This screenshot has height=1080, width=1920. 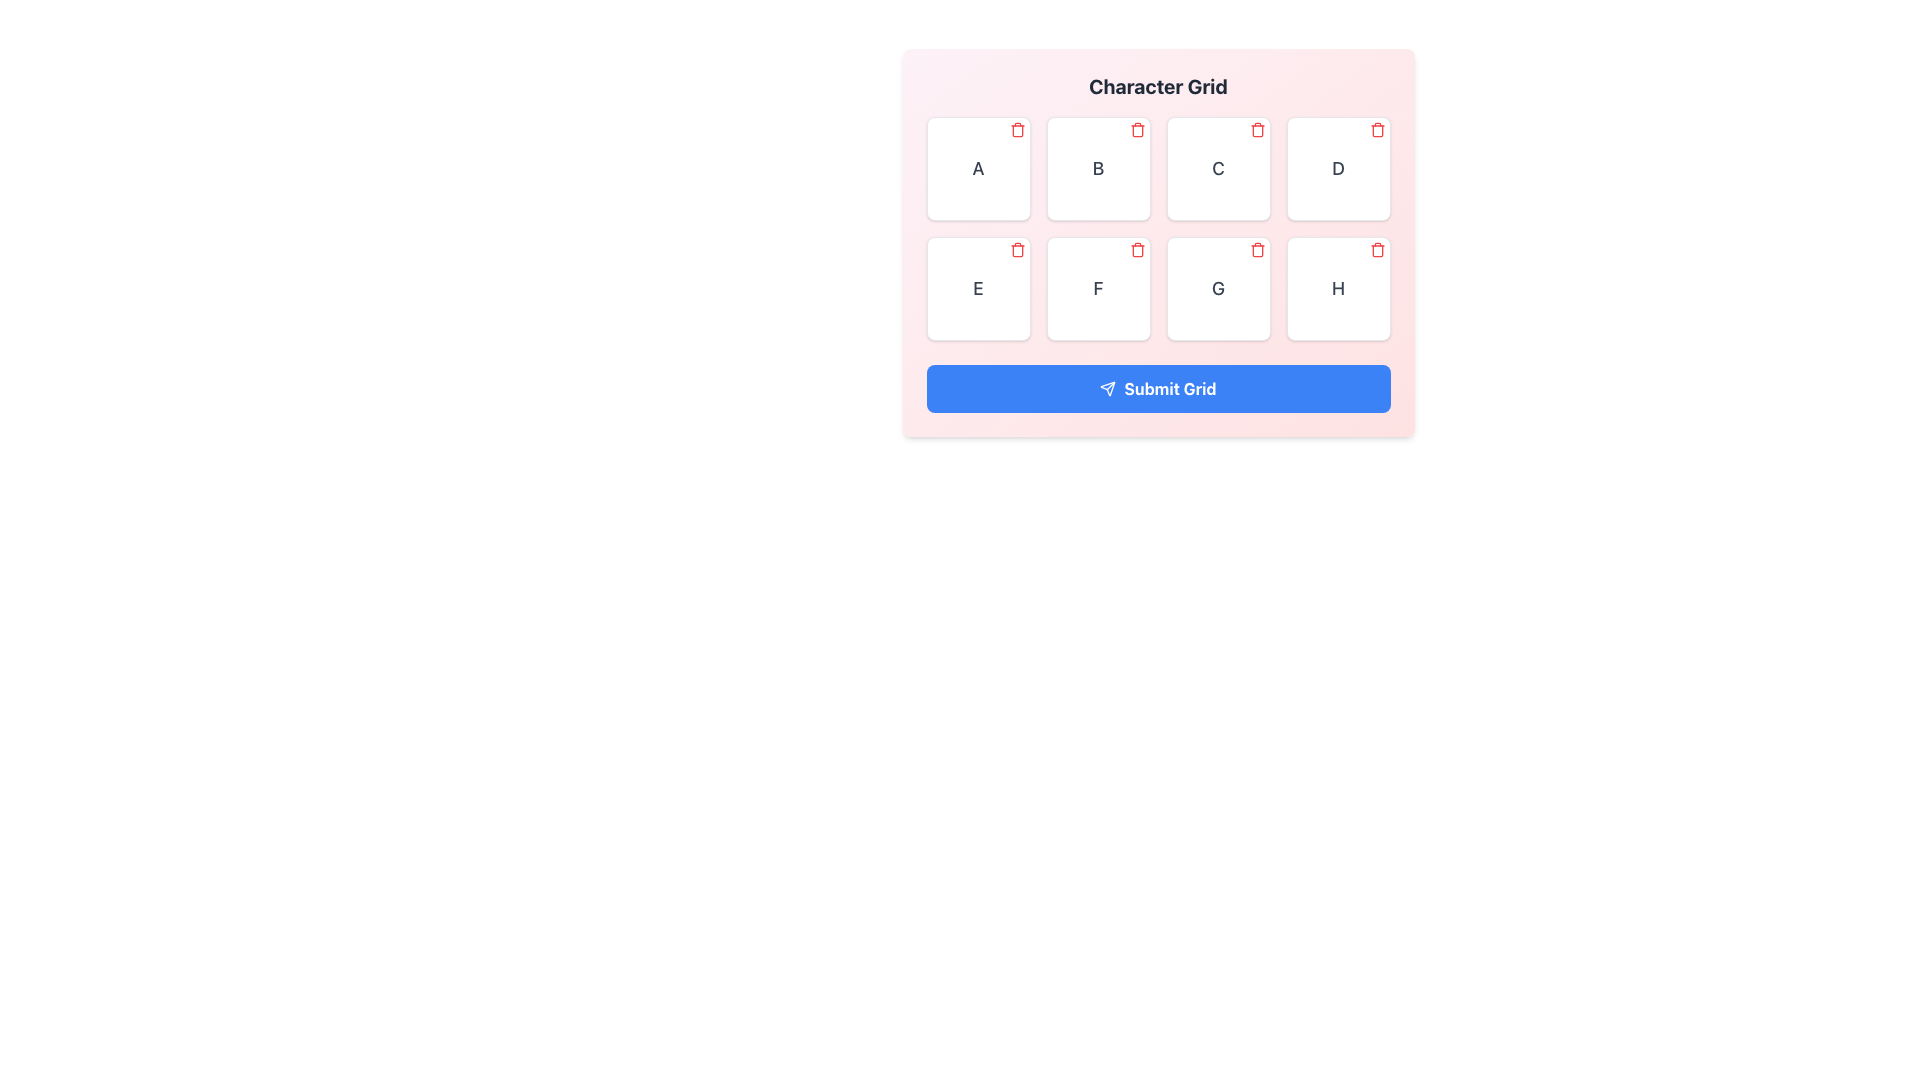 I want to click on the Grid cell containing the letter 'H' with a delete icon, so click(x=1338, y=289).